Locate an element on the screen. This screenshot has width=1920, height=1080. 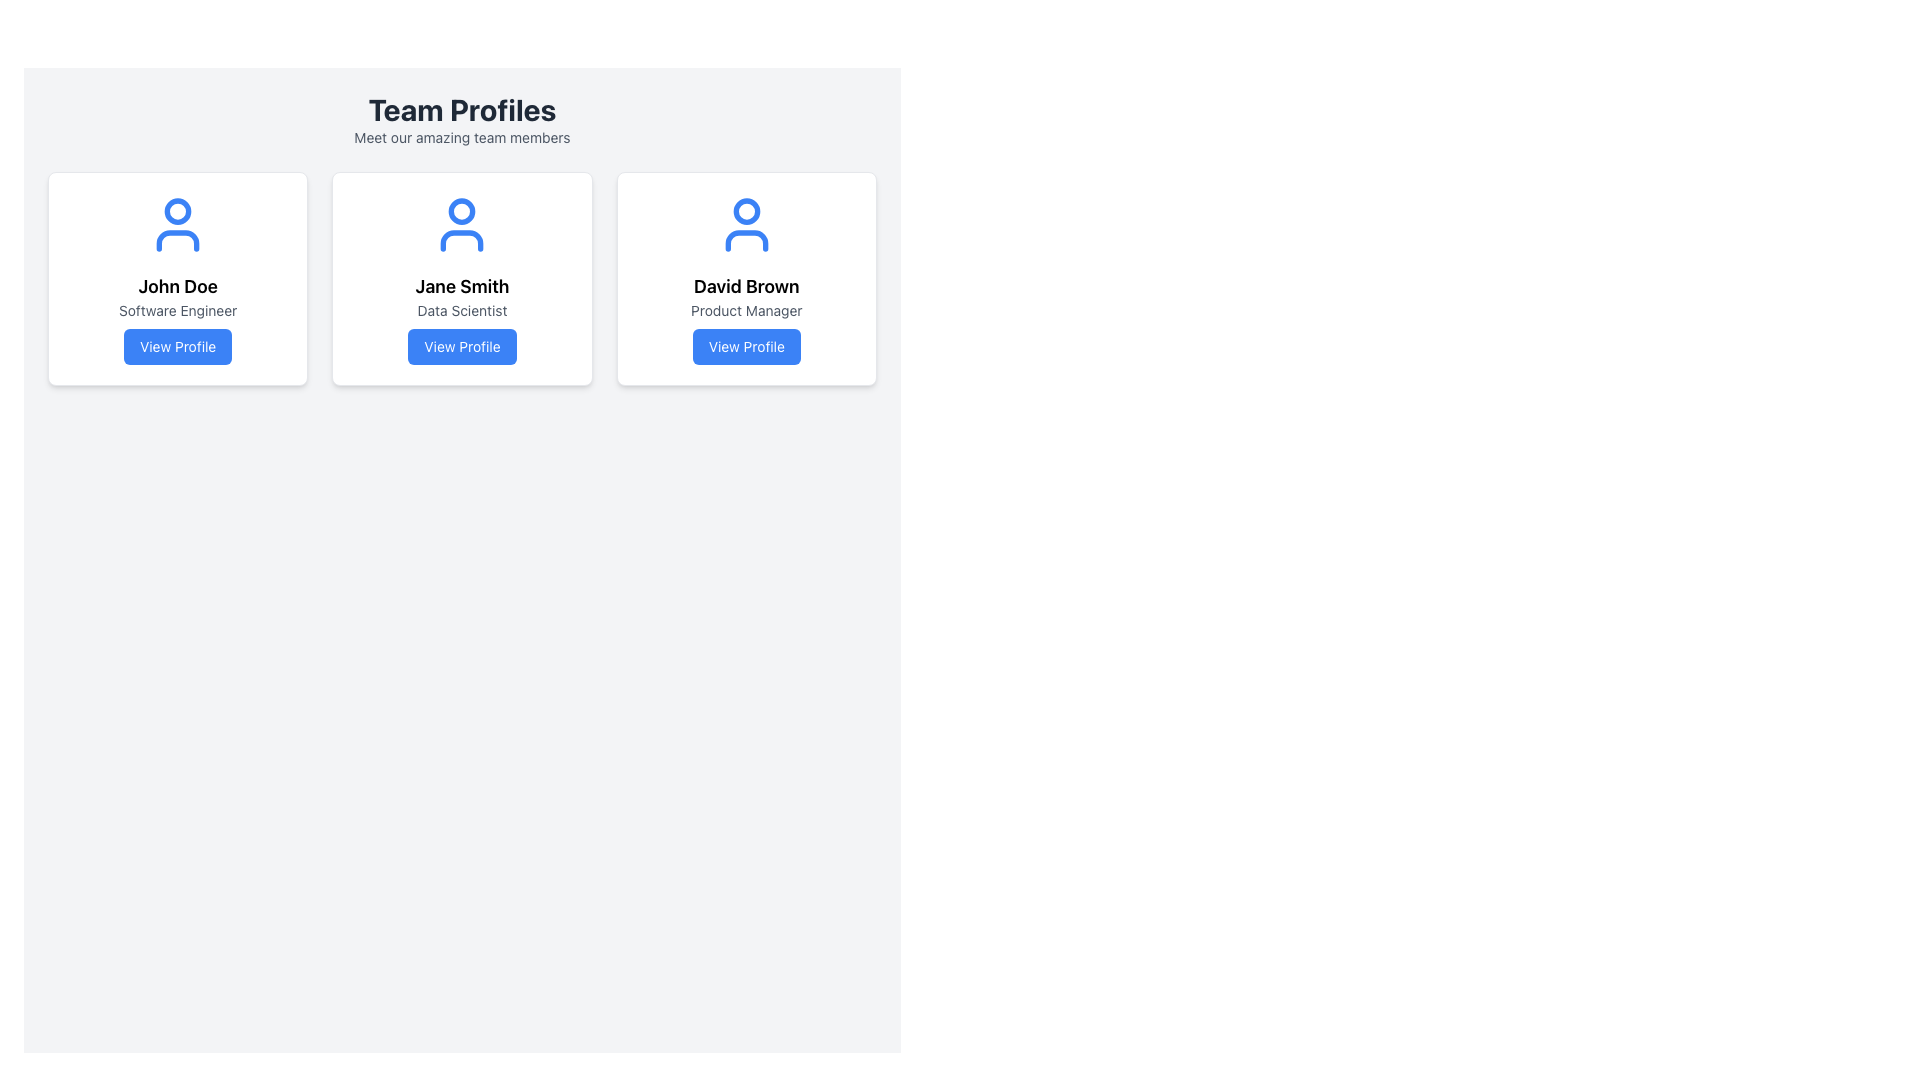
the blue user icon representing a human figure within Jane Smith's profile card, located at the center of the interface is located at coordinates (461, 224).